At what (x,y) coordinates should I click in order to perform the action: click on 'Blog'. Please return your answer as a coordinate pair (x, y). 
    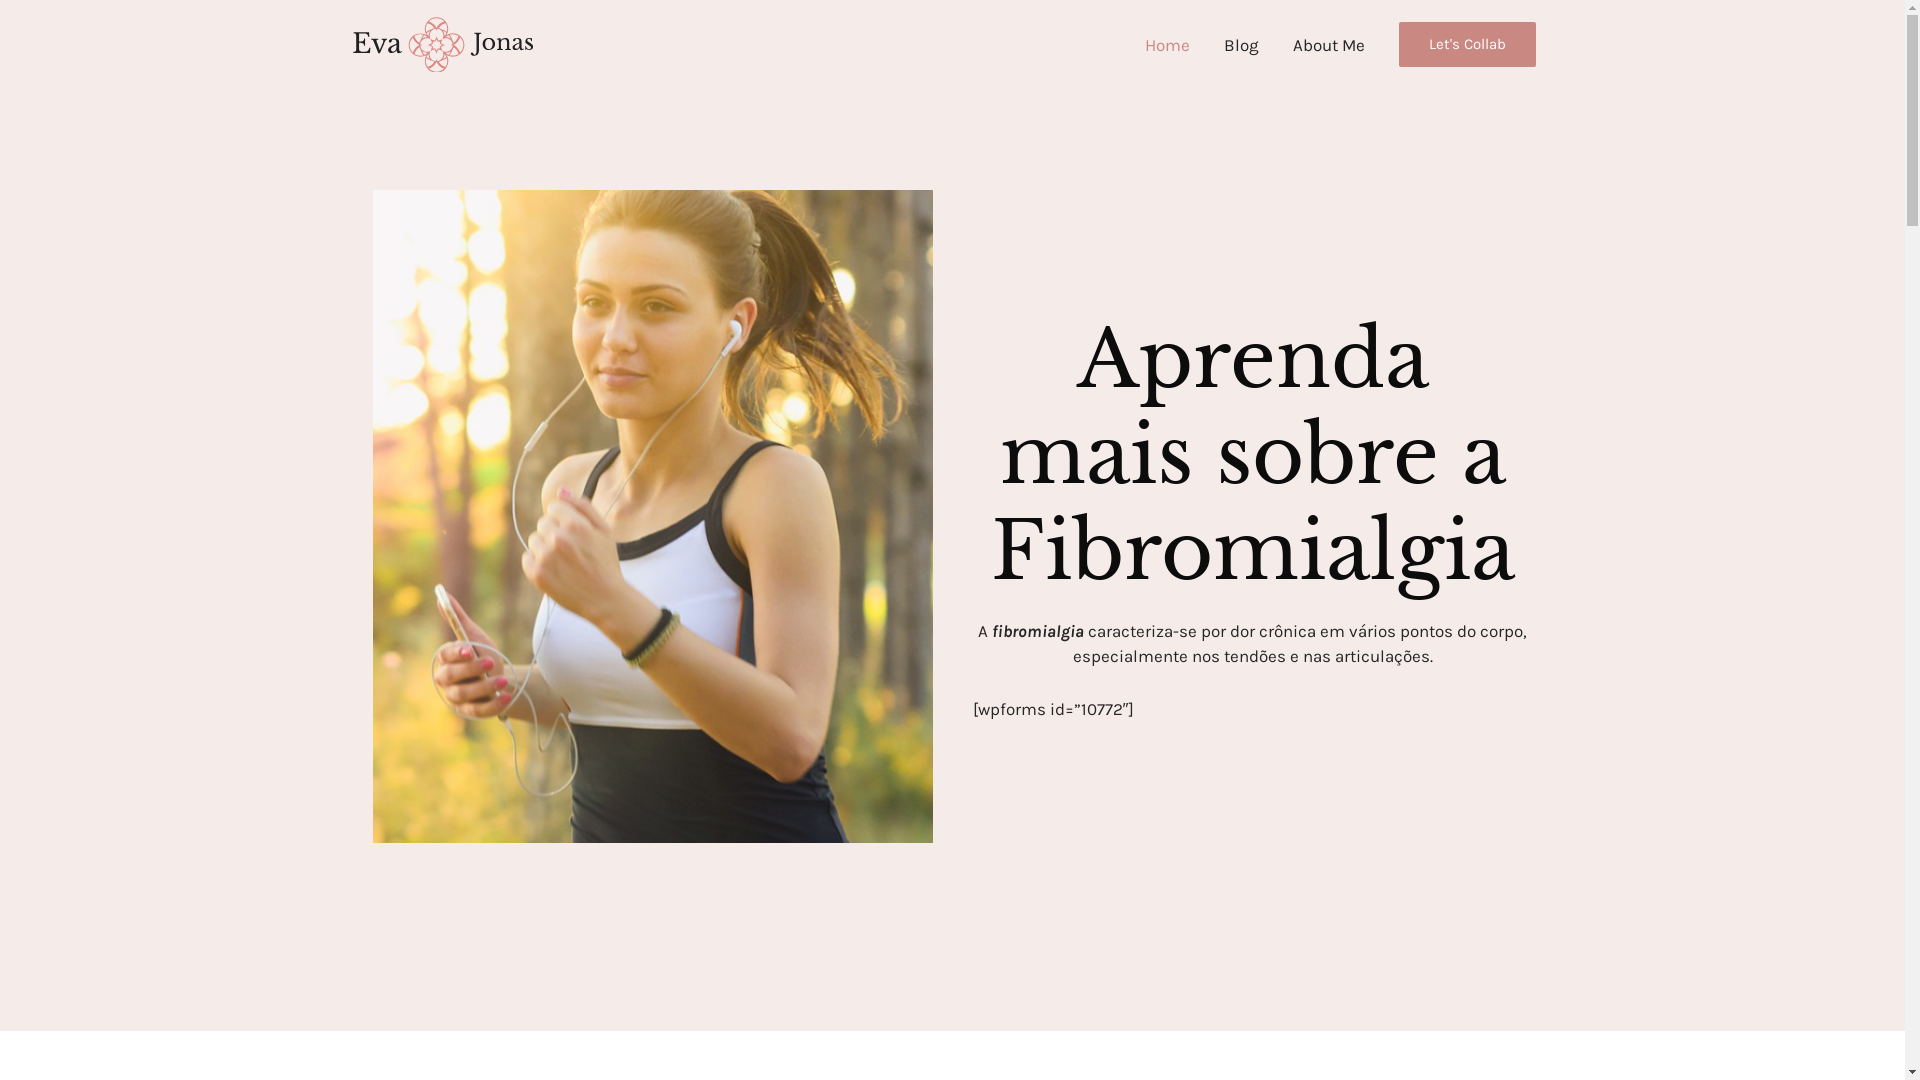
    Looking at the image, I should click on (1239, 45).